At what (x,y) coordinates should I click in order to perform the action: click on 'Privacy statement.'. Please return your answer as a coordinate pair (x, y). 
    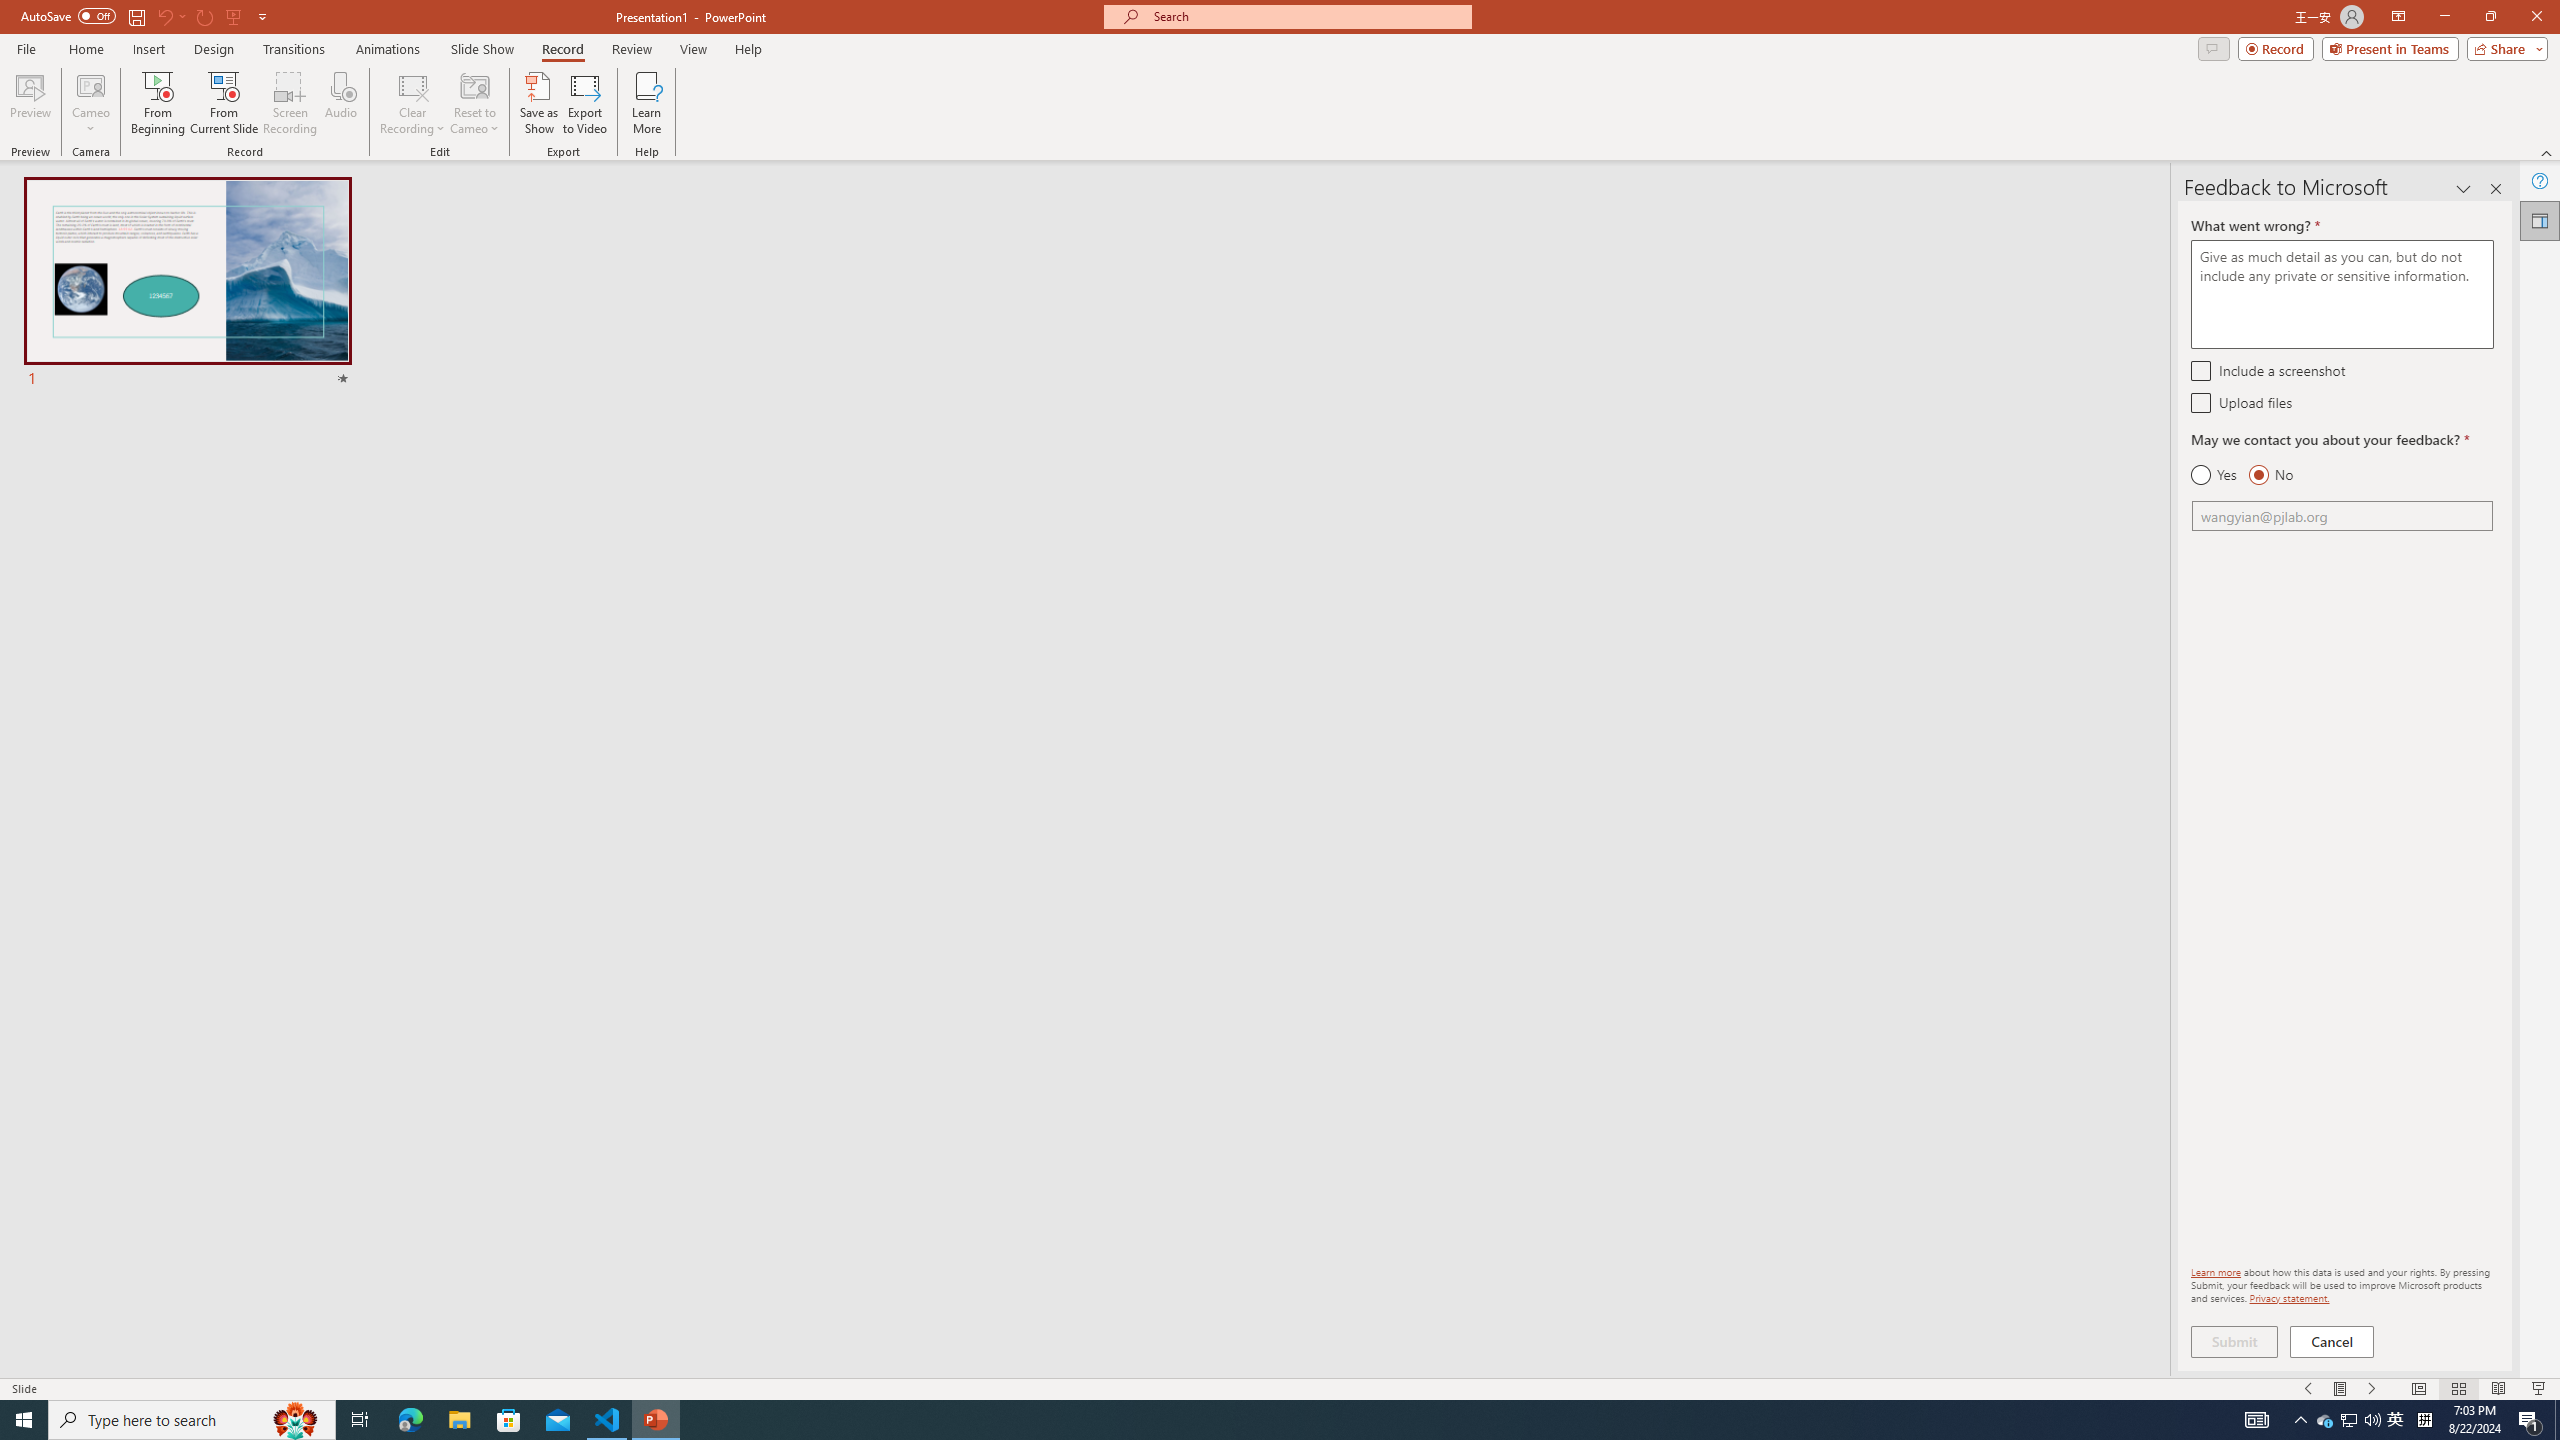
    Looking at the image, I should click on (2288, 1298).